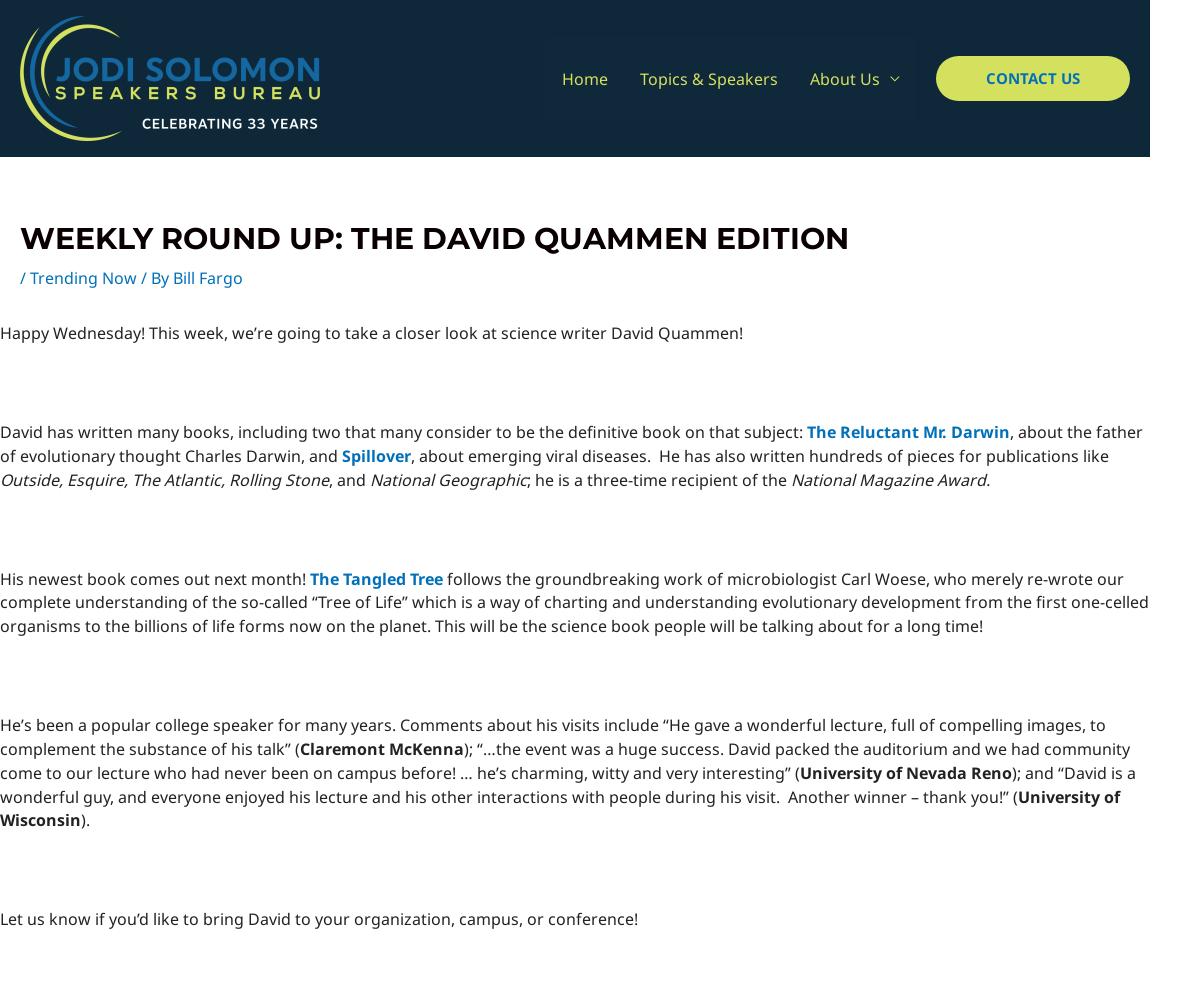 The width and height of the screenshot is (1190, 1000). Describe the element at coordinates (136, 278) in the screenshot. I see `'/ By'` at that location.